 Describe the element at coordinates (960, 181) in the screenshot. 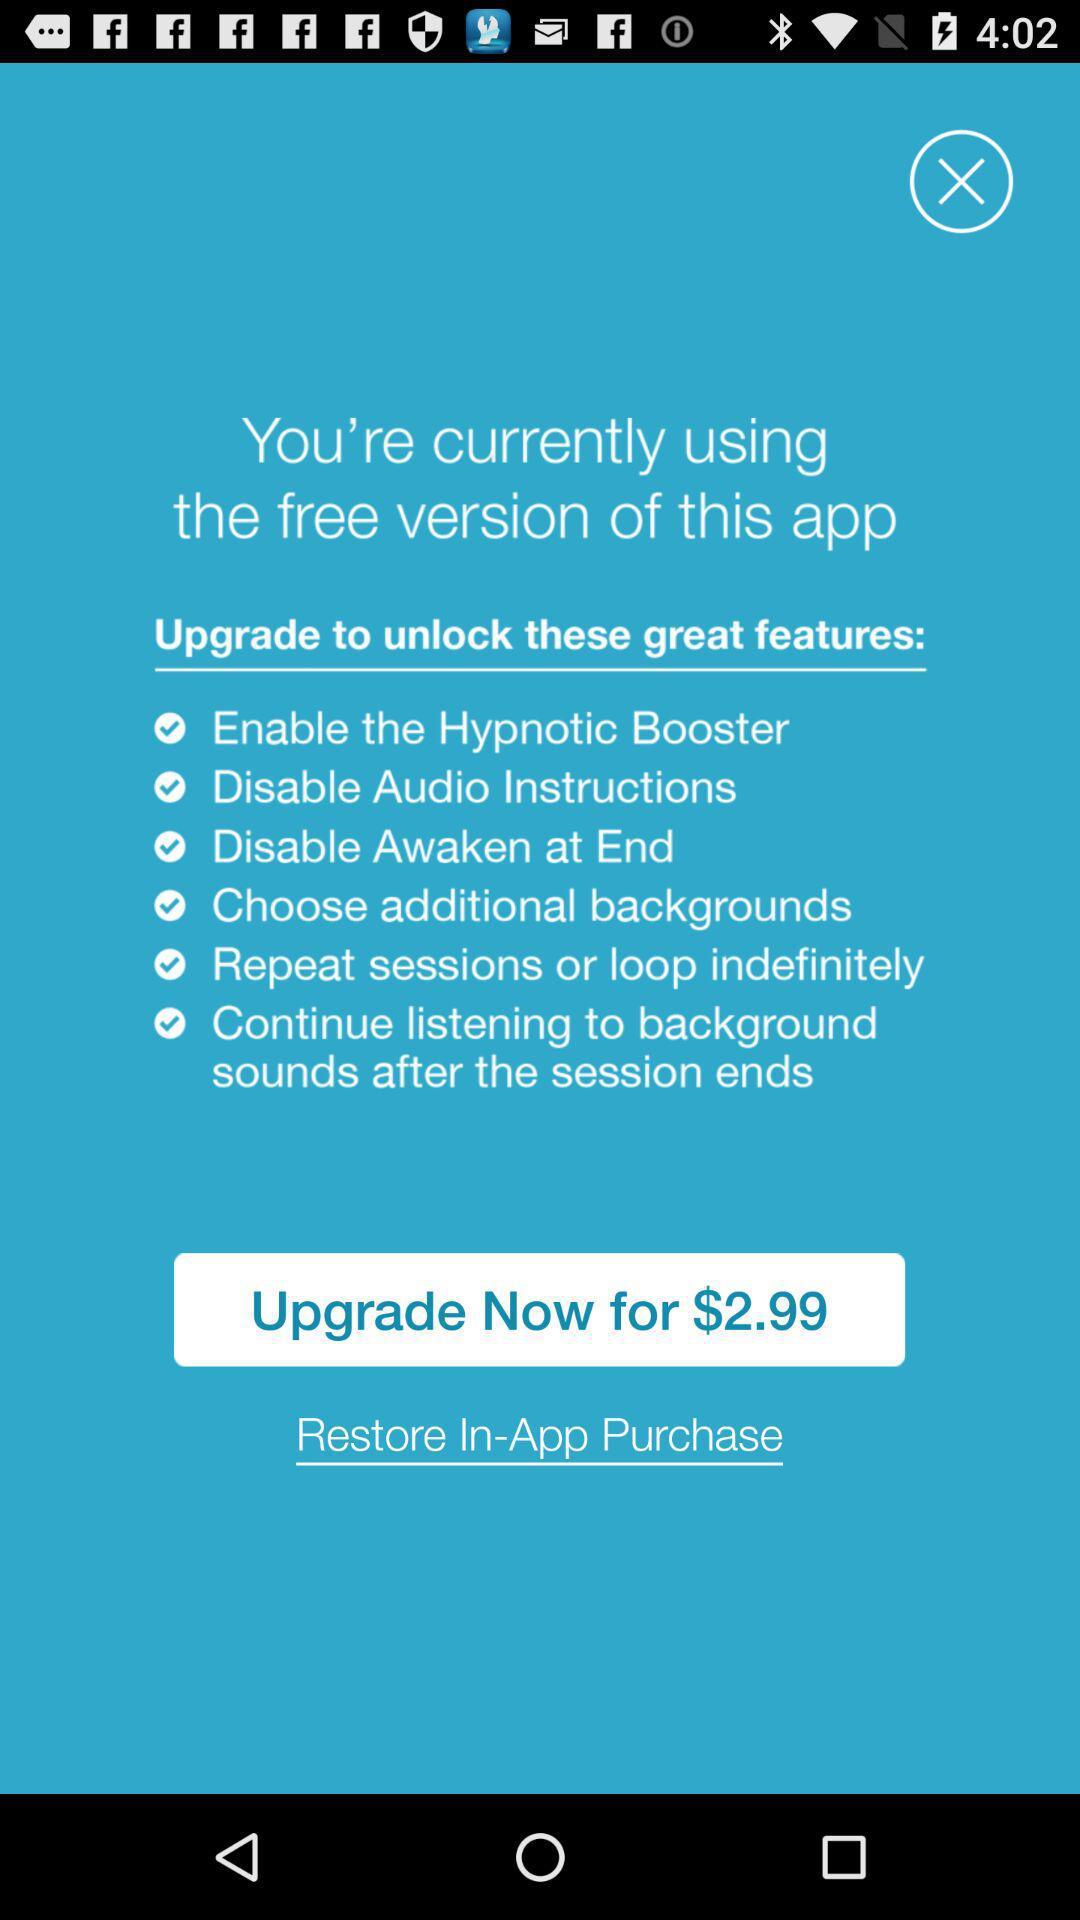

I see `the advertisement` at that location.